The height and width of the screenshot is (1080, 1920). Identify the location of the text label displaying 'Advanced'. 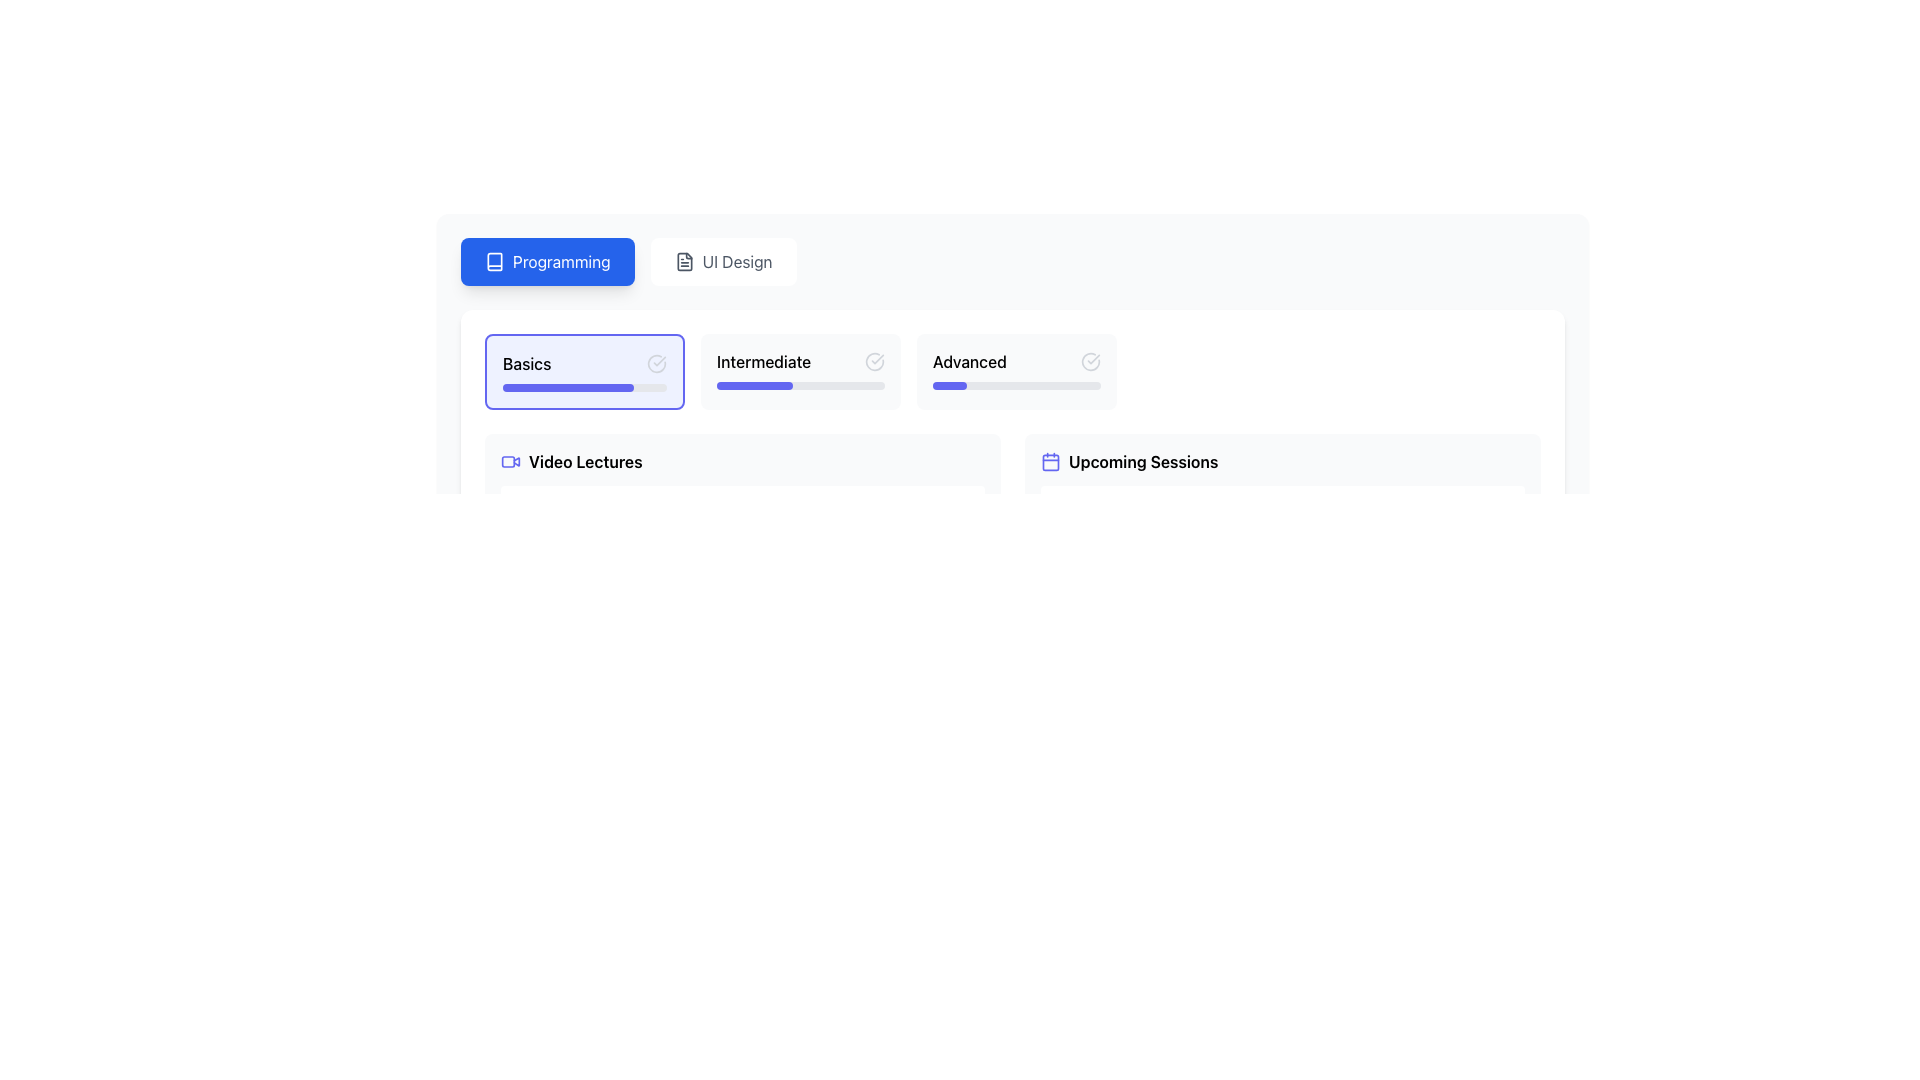
(969, 362).